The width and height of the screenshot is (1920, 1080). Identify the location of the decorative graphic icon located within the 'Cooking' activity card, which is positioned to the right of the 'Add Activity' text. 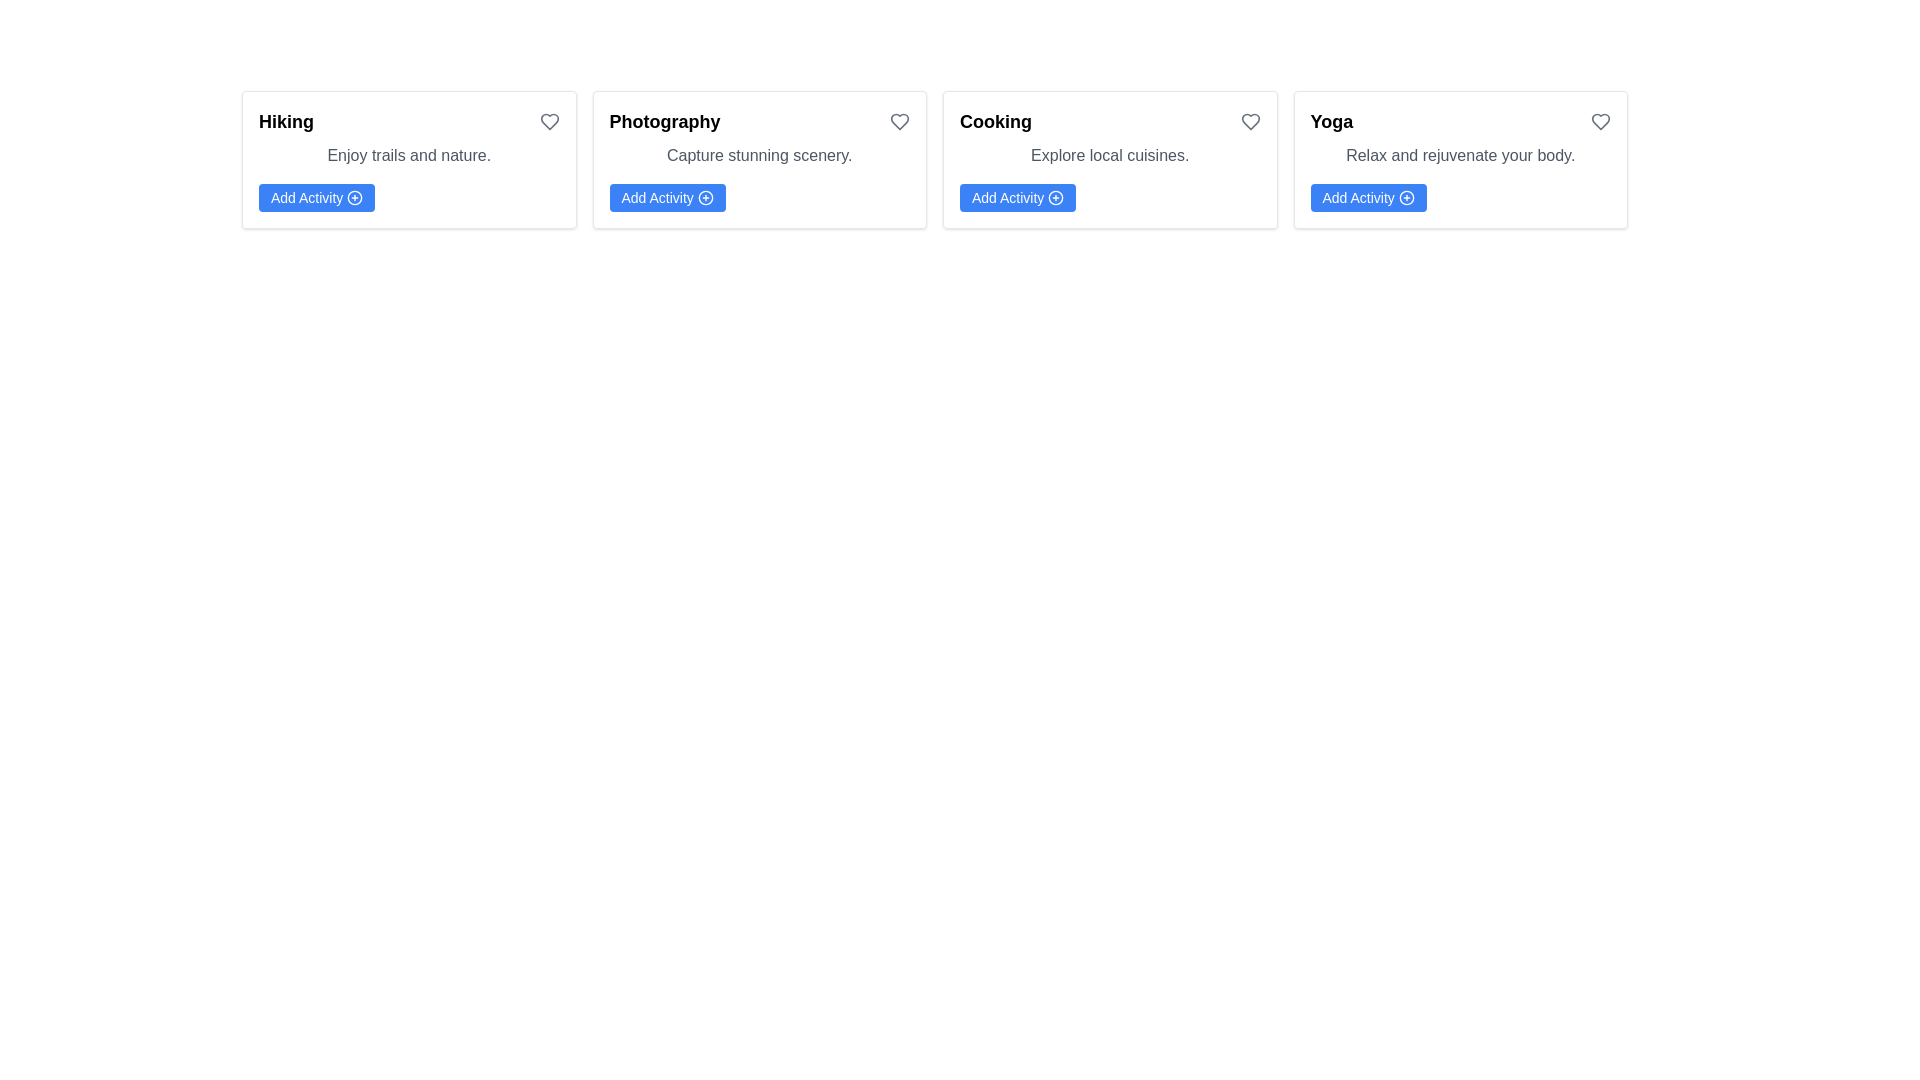
(1055, 197).